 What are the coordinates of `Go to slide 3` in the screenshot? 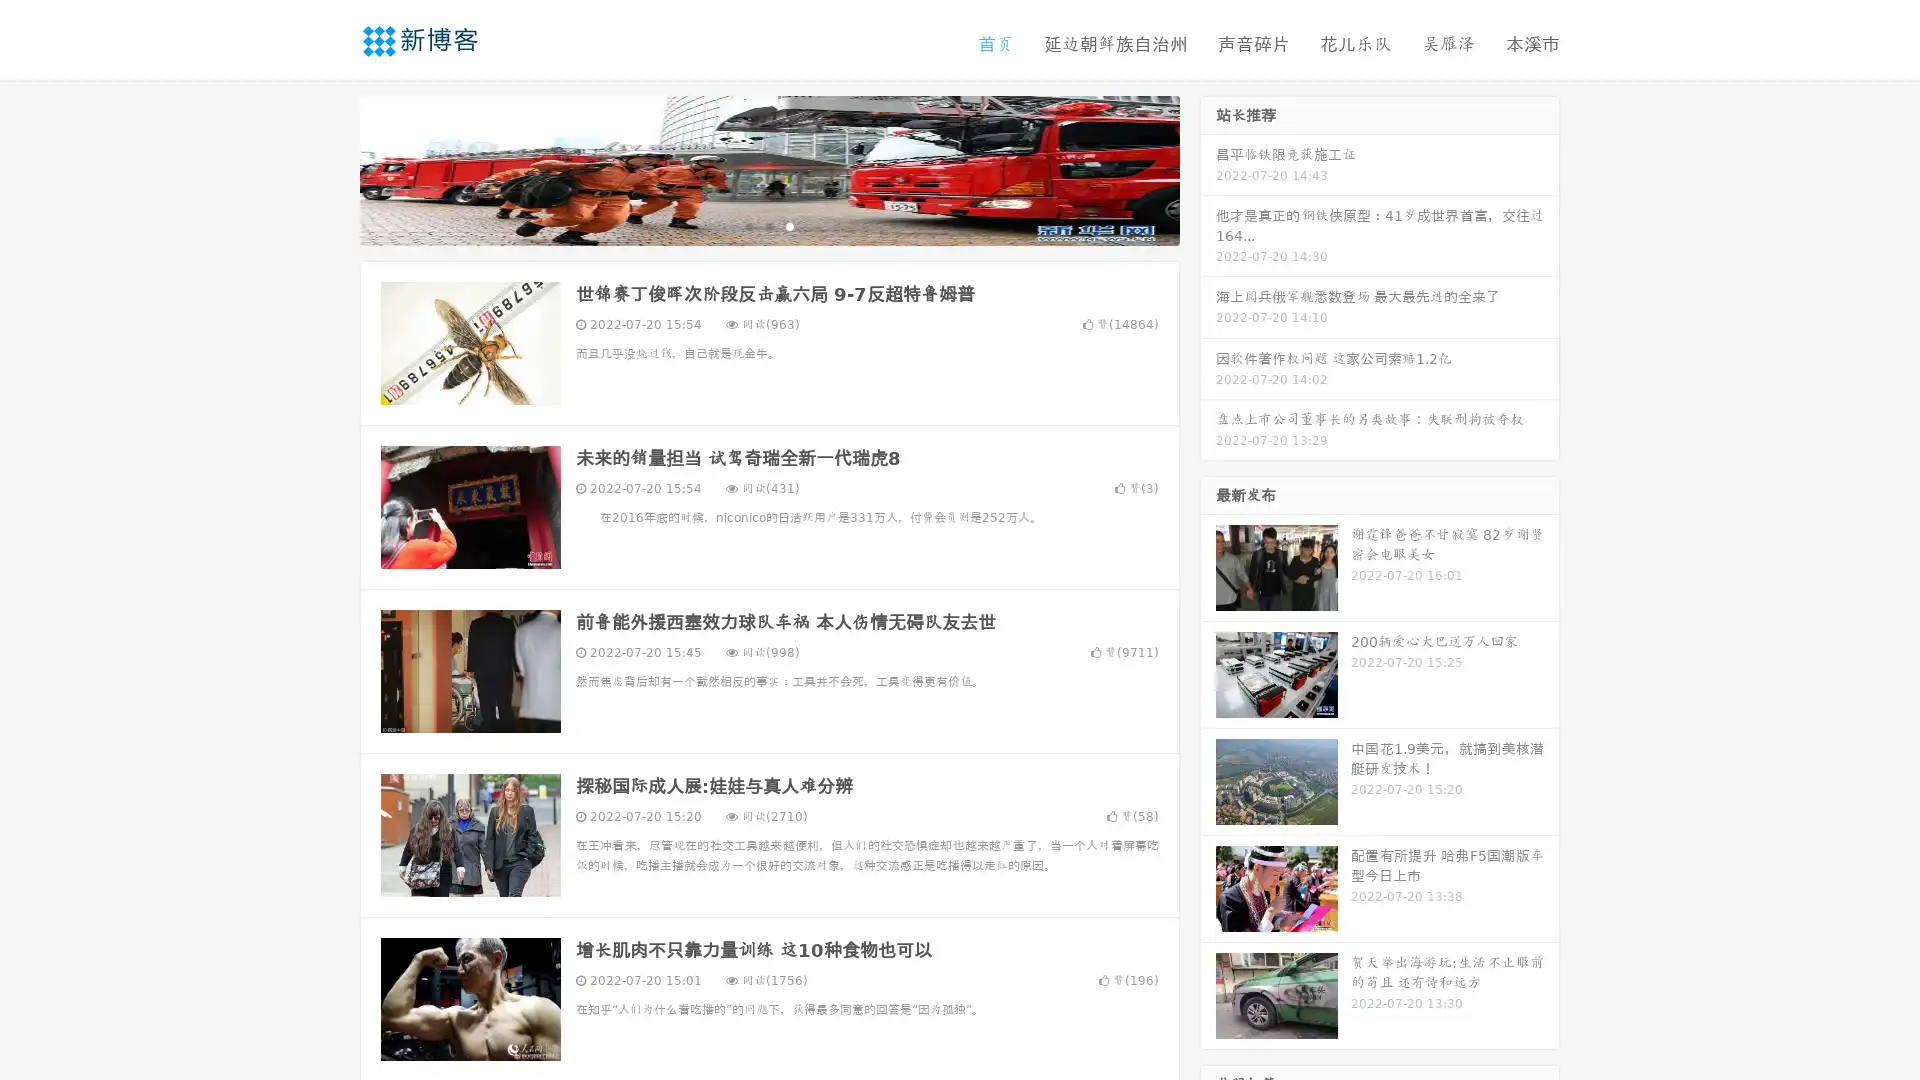 It's located at (789, 225).